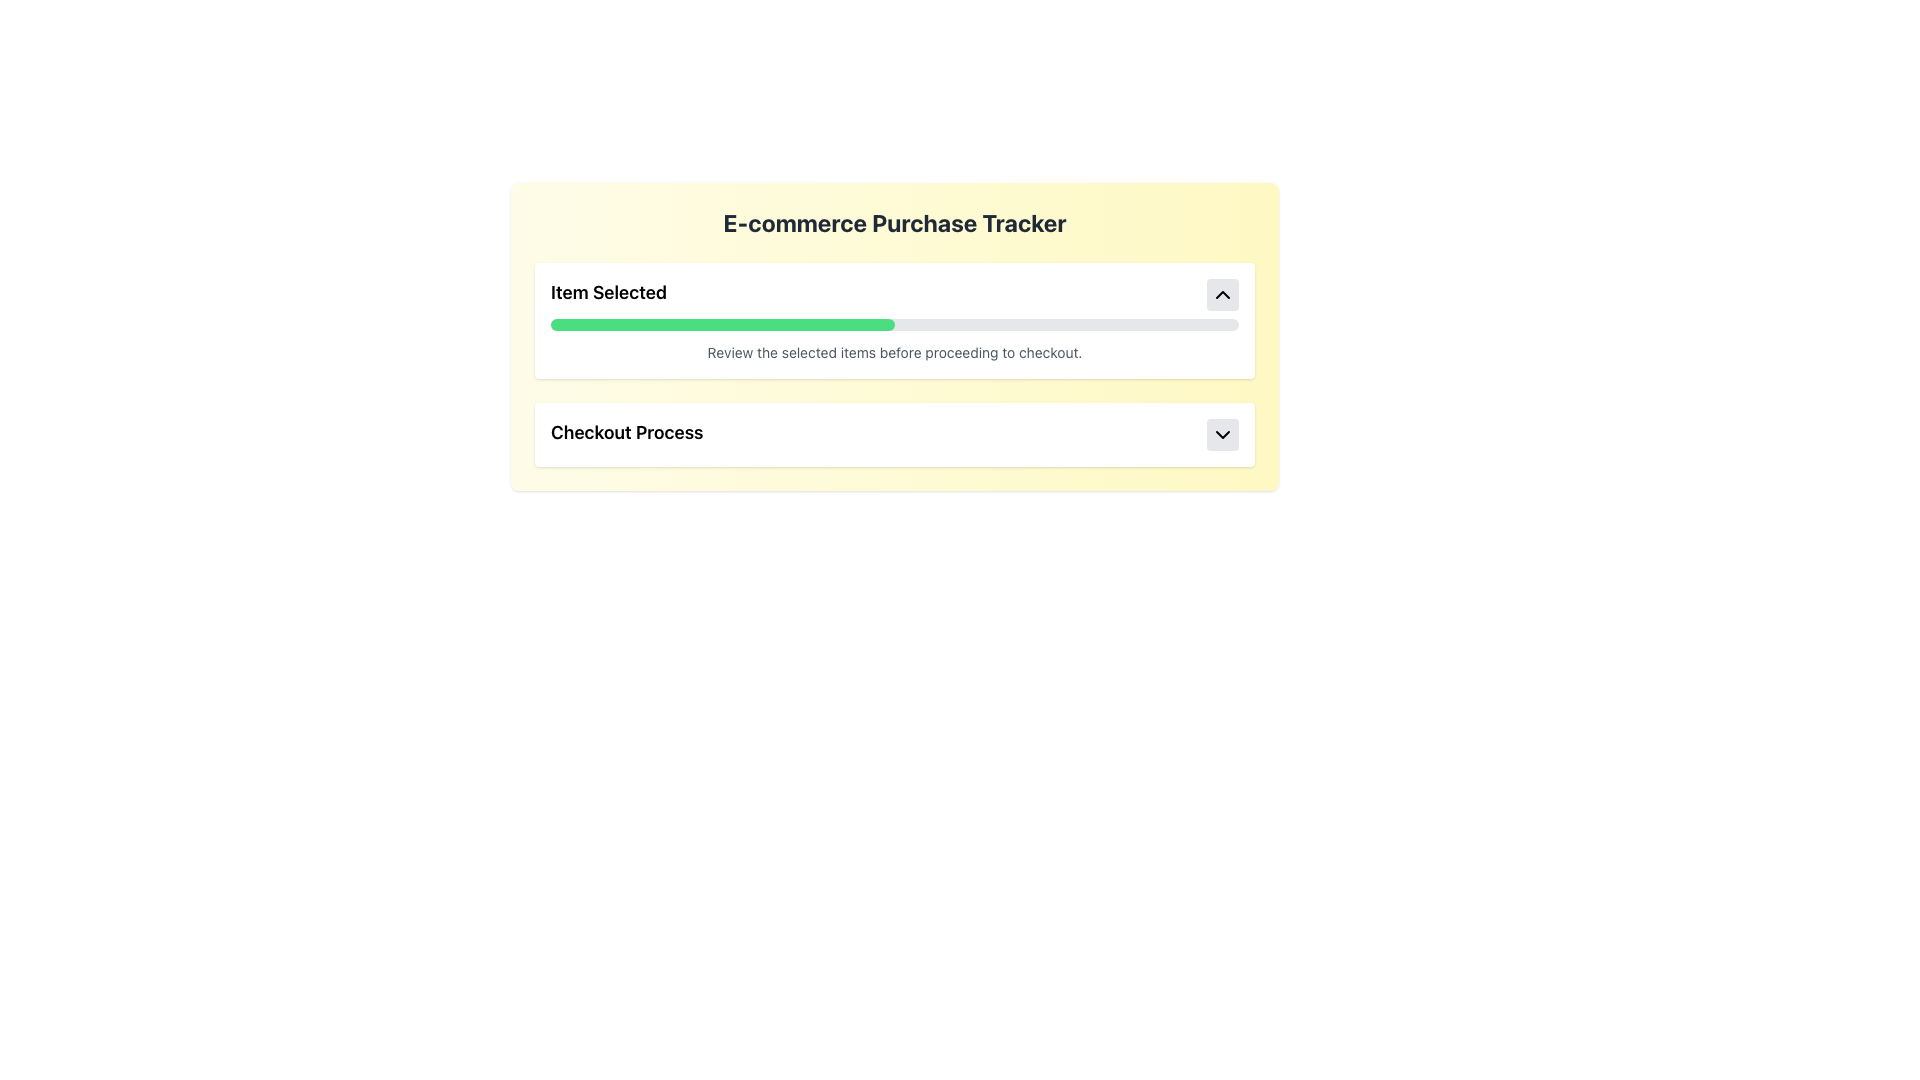 The width and height of the screenshot is (1920, 1080). I want to click on the progress bar that visually represents progress, indicating a 50% completion level, located below the heading 'Item Selected', so click(893, 323).